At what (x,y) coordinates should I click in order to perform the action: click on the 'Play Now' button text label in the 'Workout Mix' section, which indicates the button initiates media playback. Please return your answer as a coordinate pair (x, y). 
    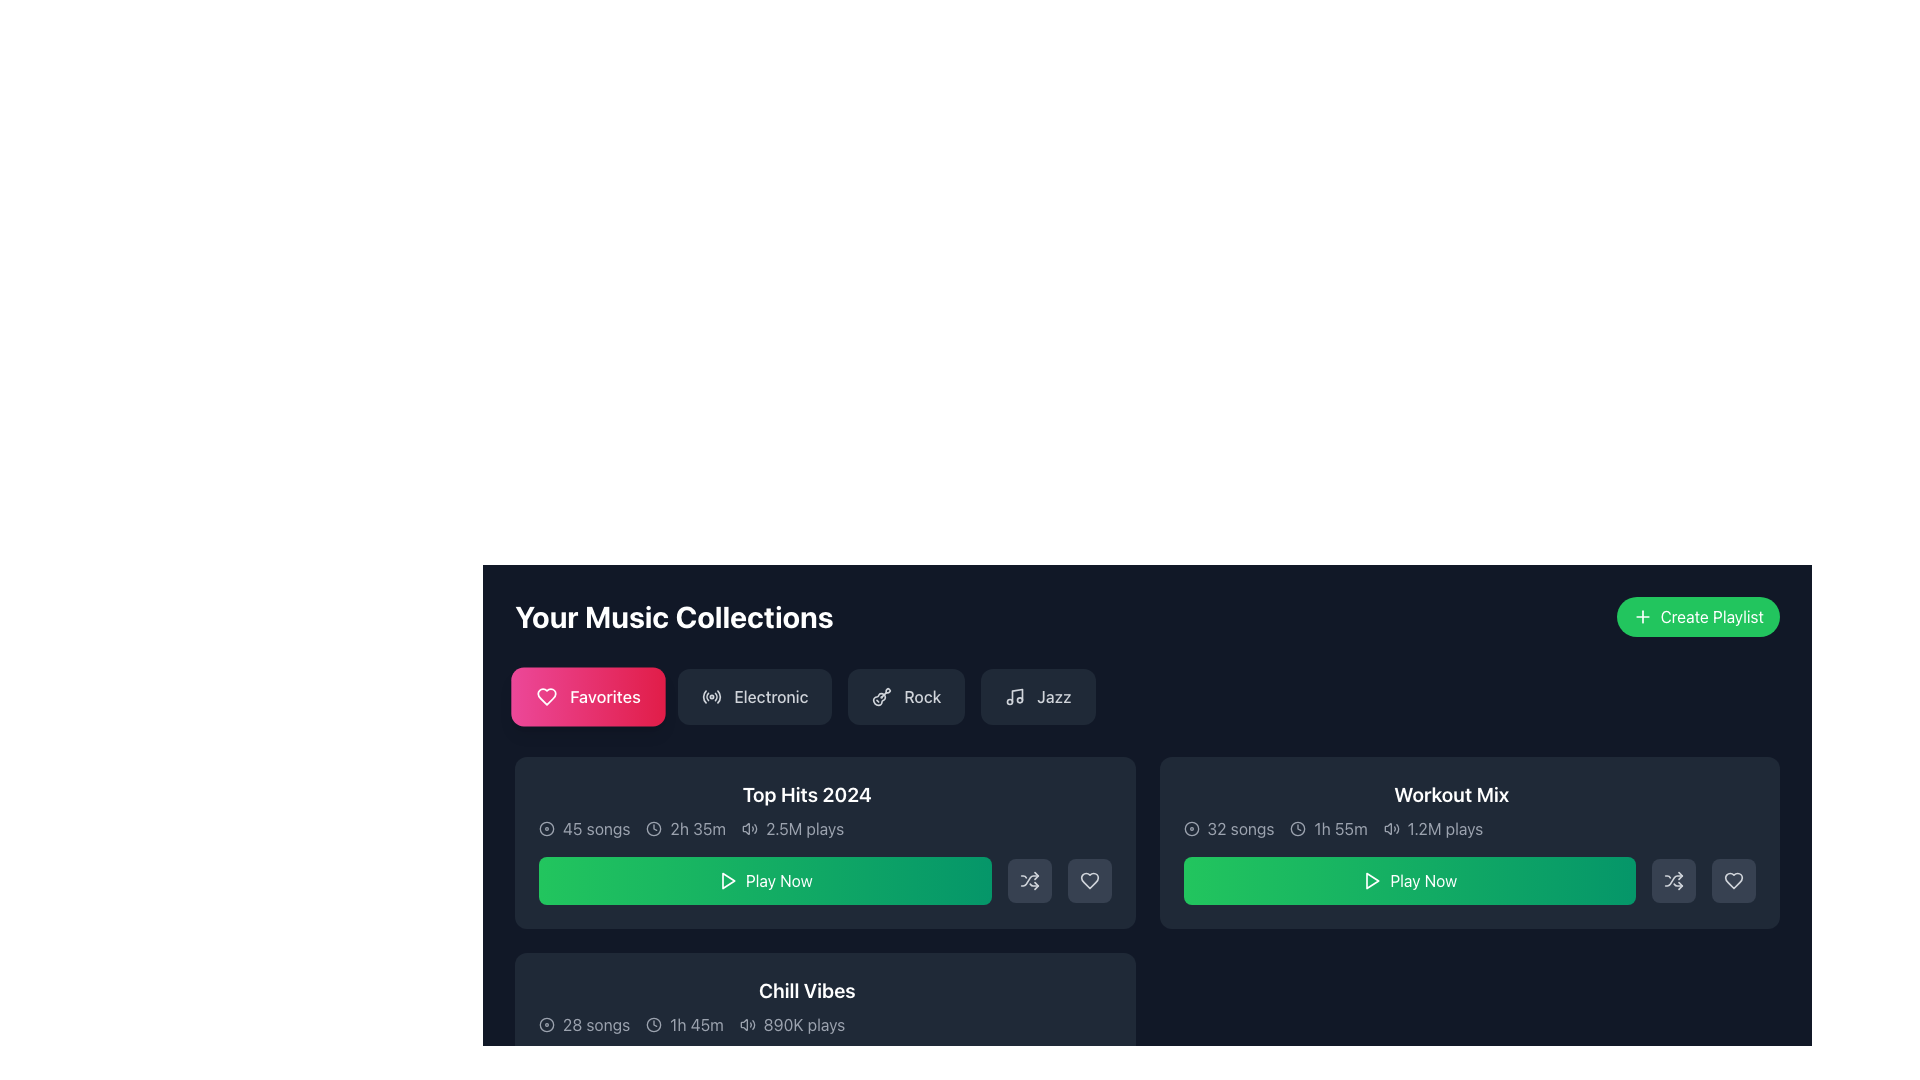
    Looking at the image, I should click on (1422, 879).